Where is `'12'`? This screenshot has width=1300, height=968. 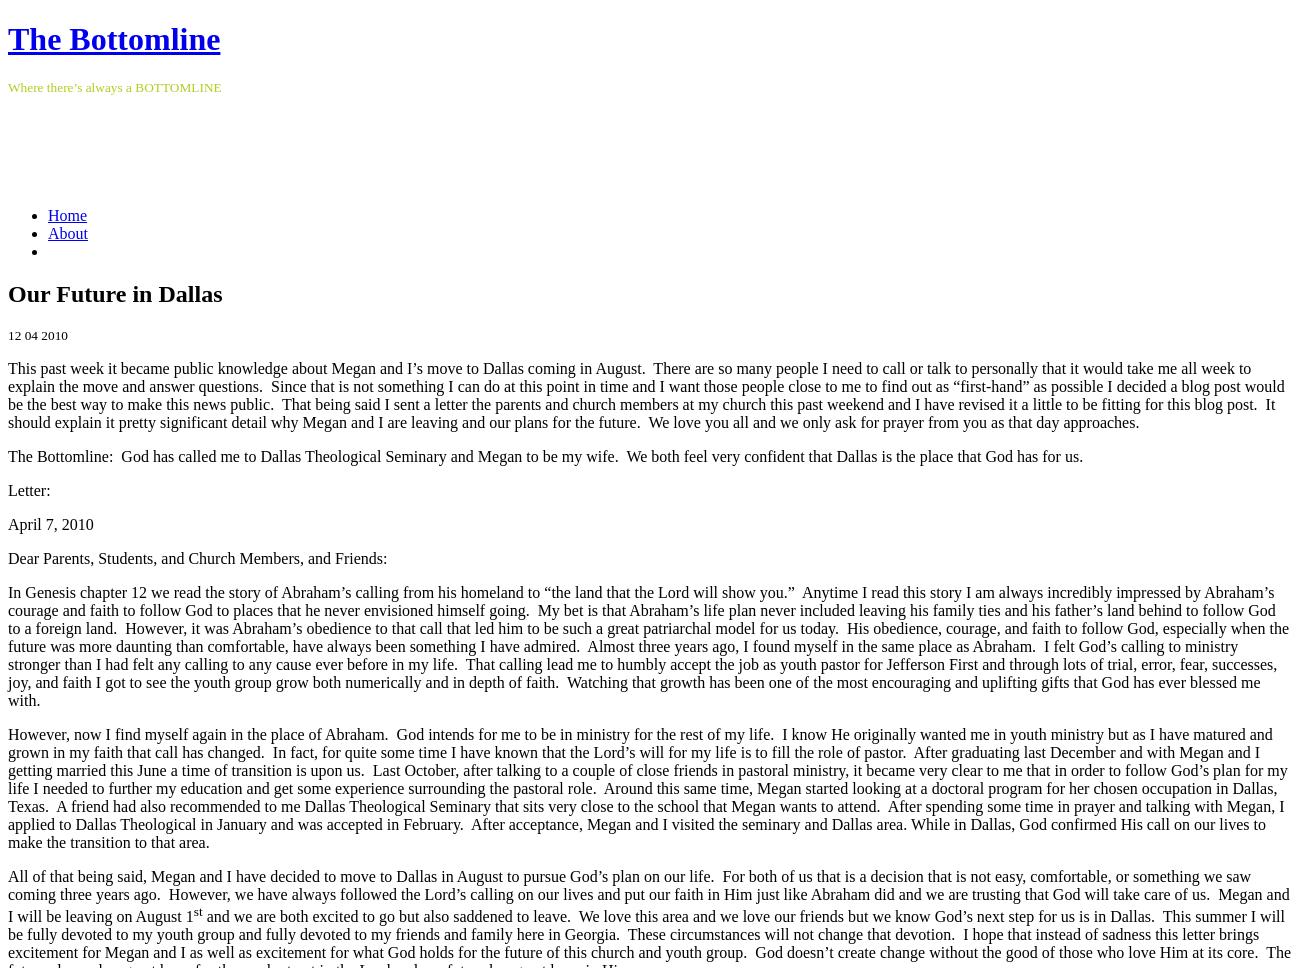
'12' is located at coordinates (13, 334).